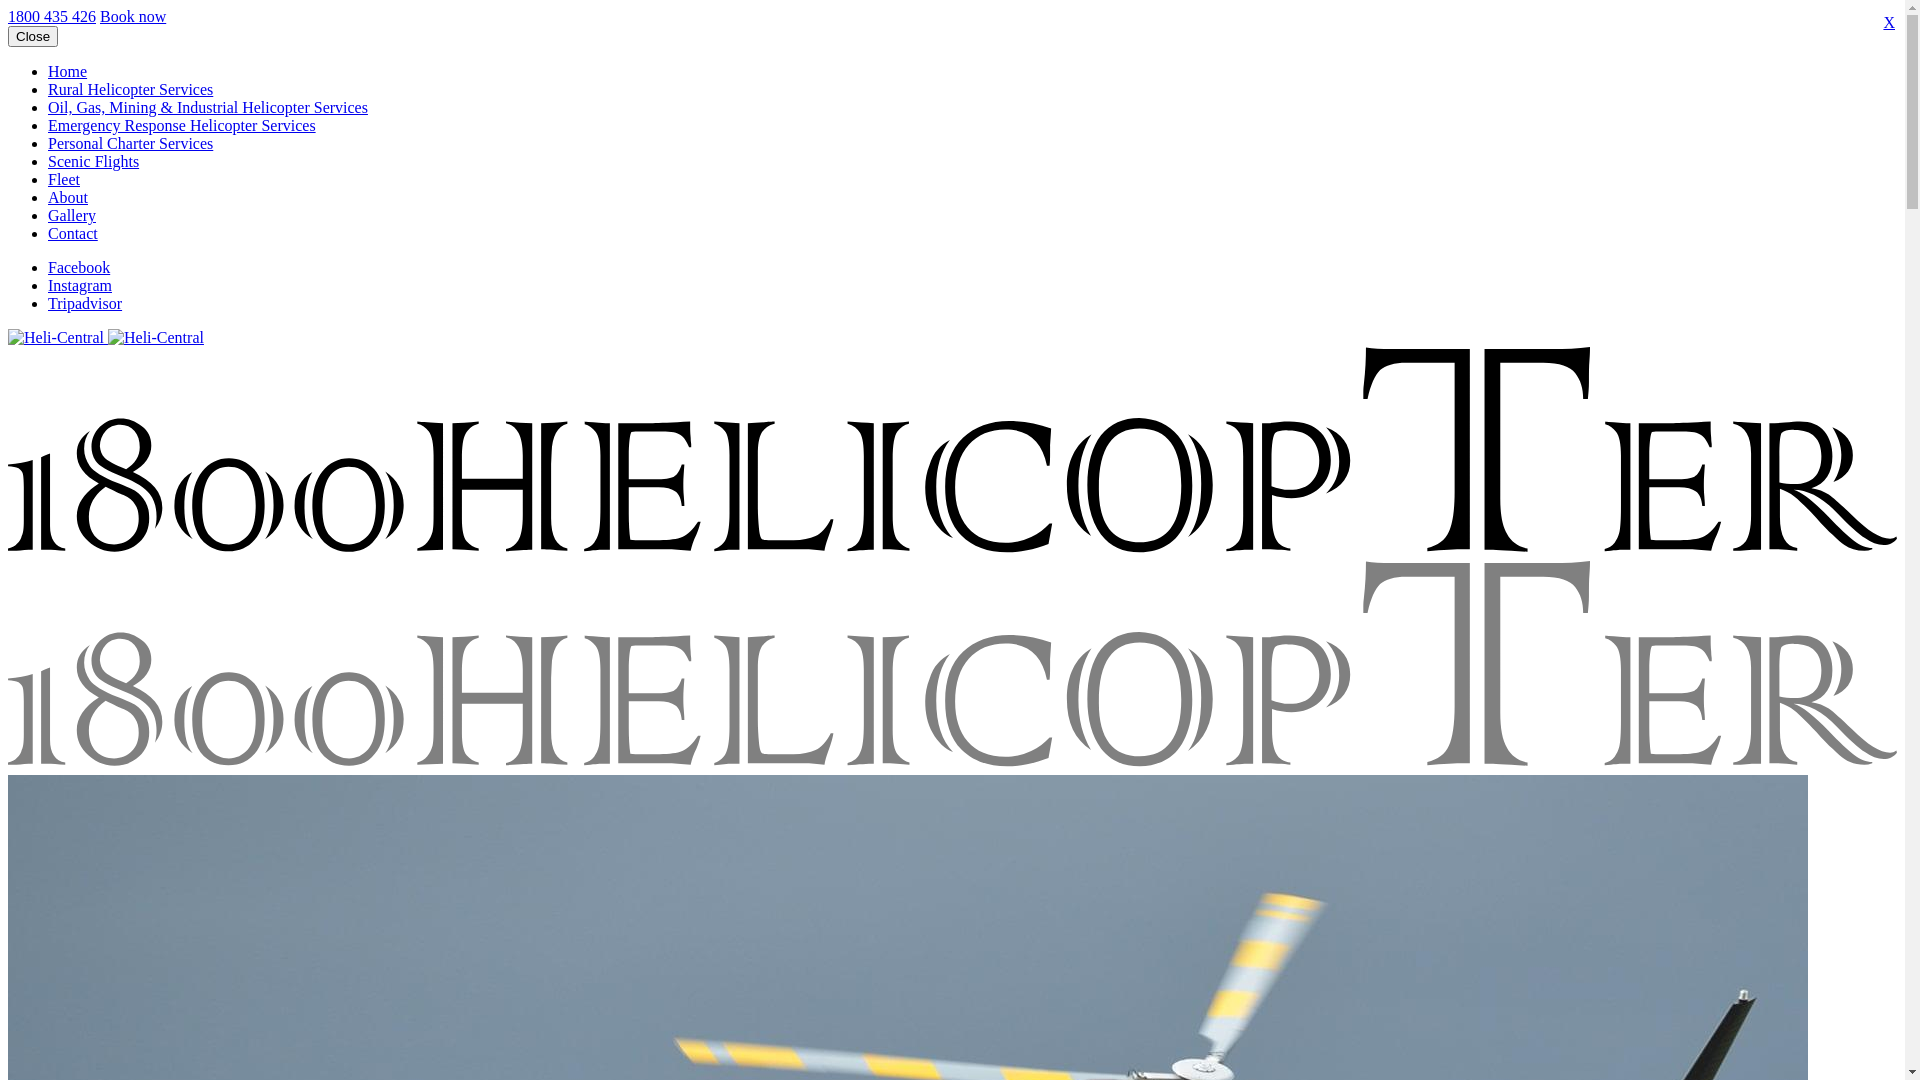  What do you see at coordinates (63, 178) in the screenshot?
I see `'Fleet'` at bounding box center [63, 178].